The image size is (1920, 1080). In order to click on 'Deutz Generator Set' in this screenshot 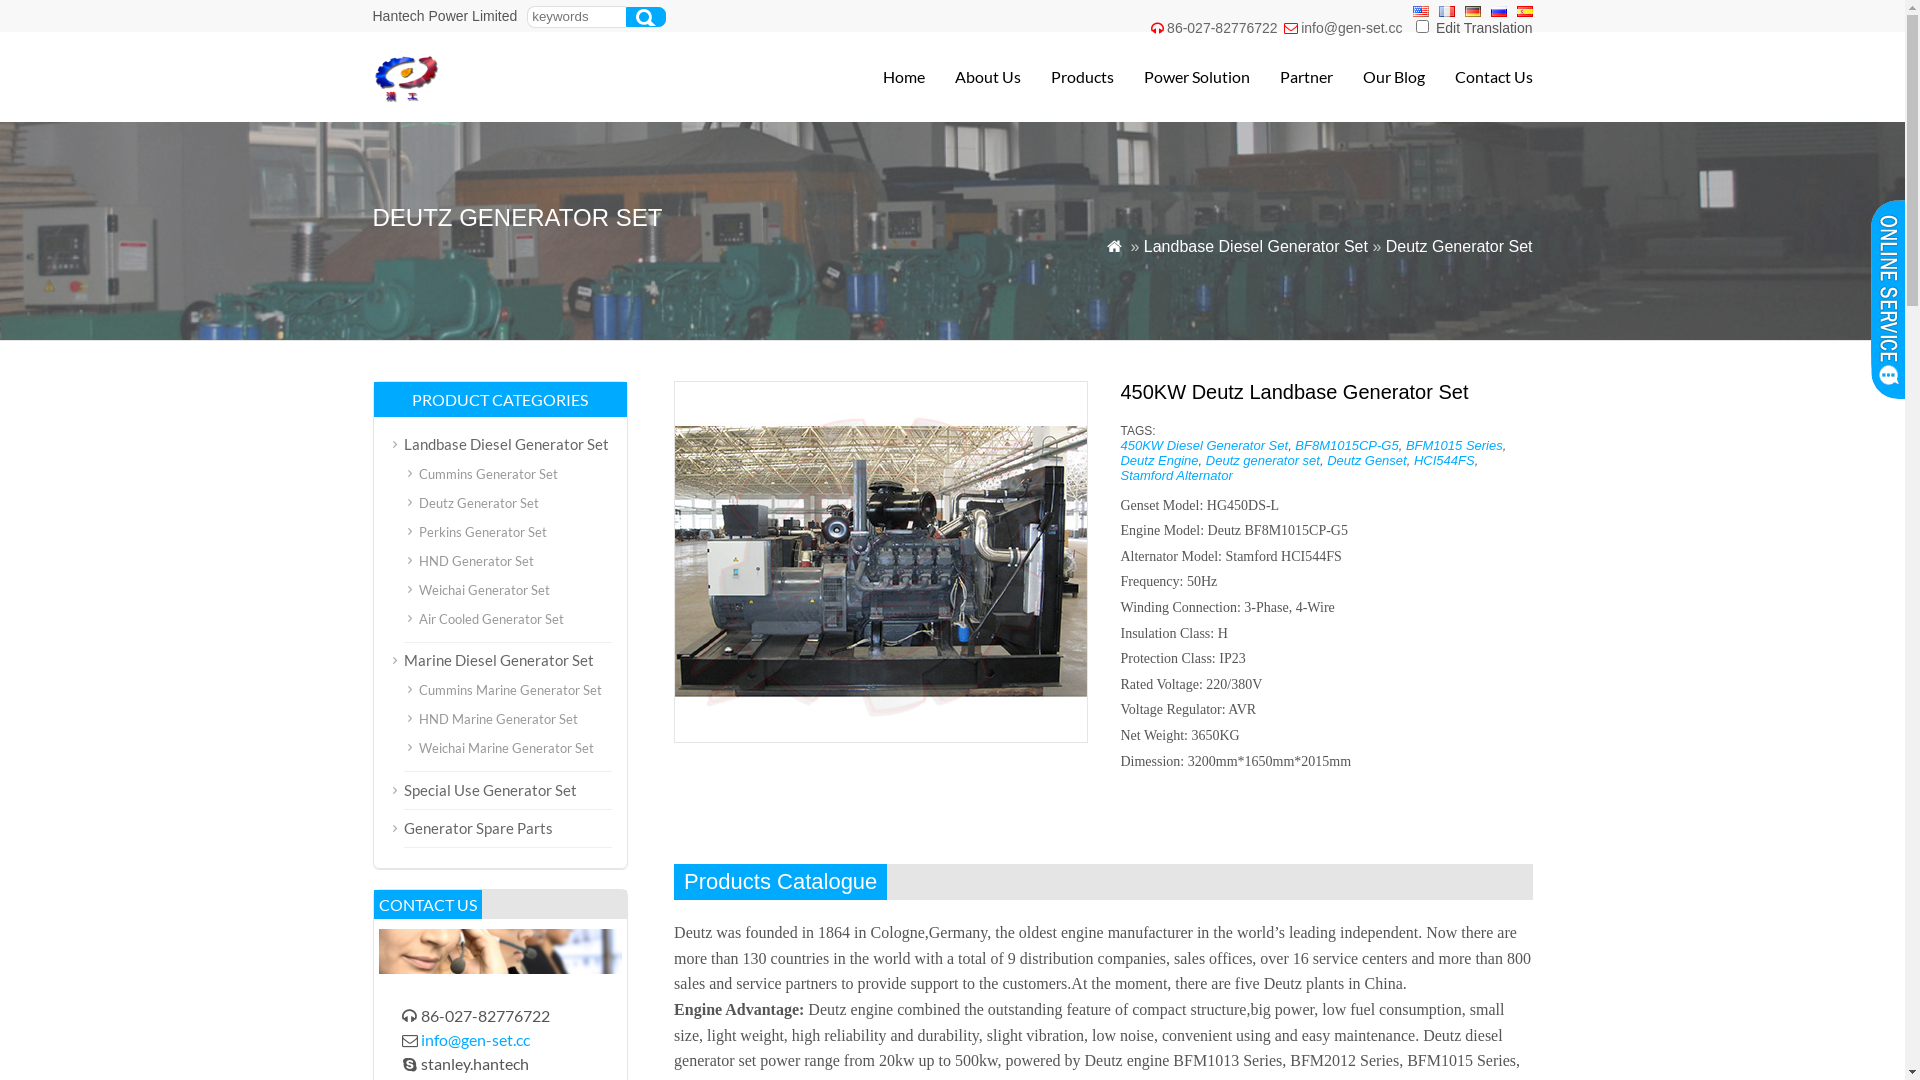, I will do `click(477, 501)`.